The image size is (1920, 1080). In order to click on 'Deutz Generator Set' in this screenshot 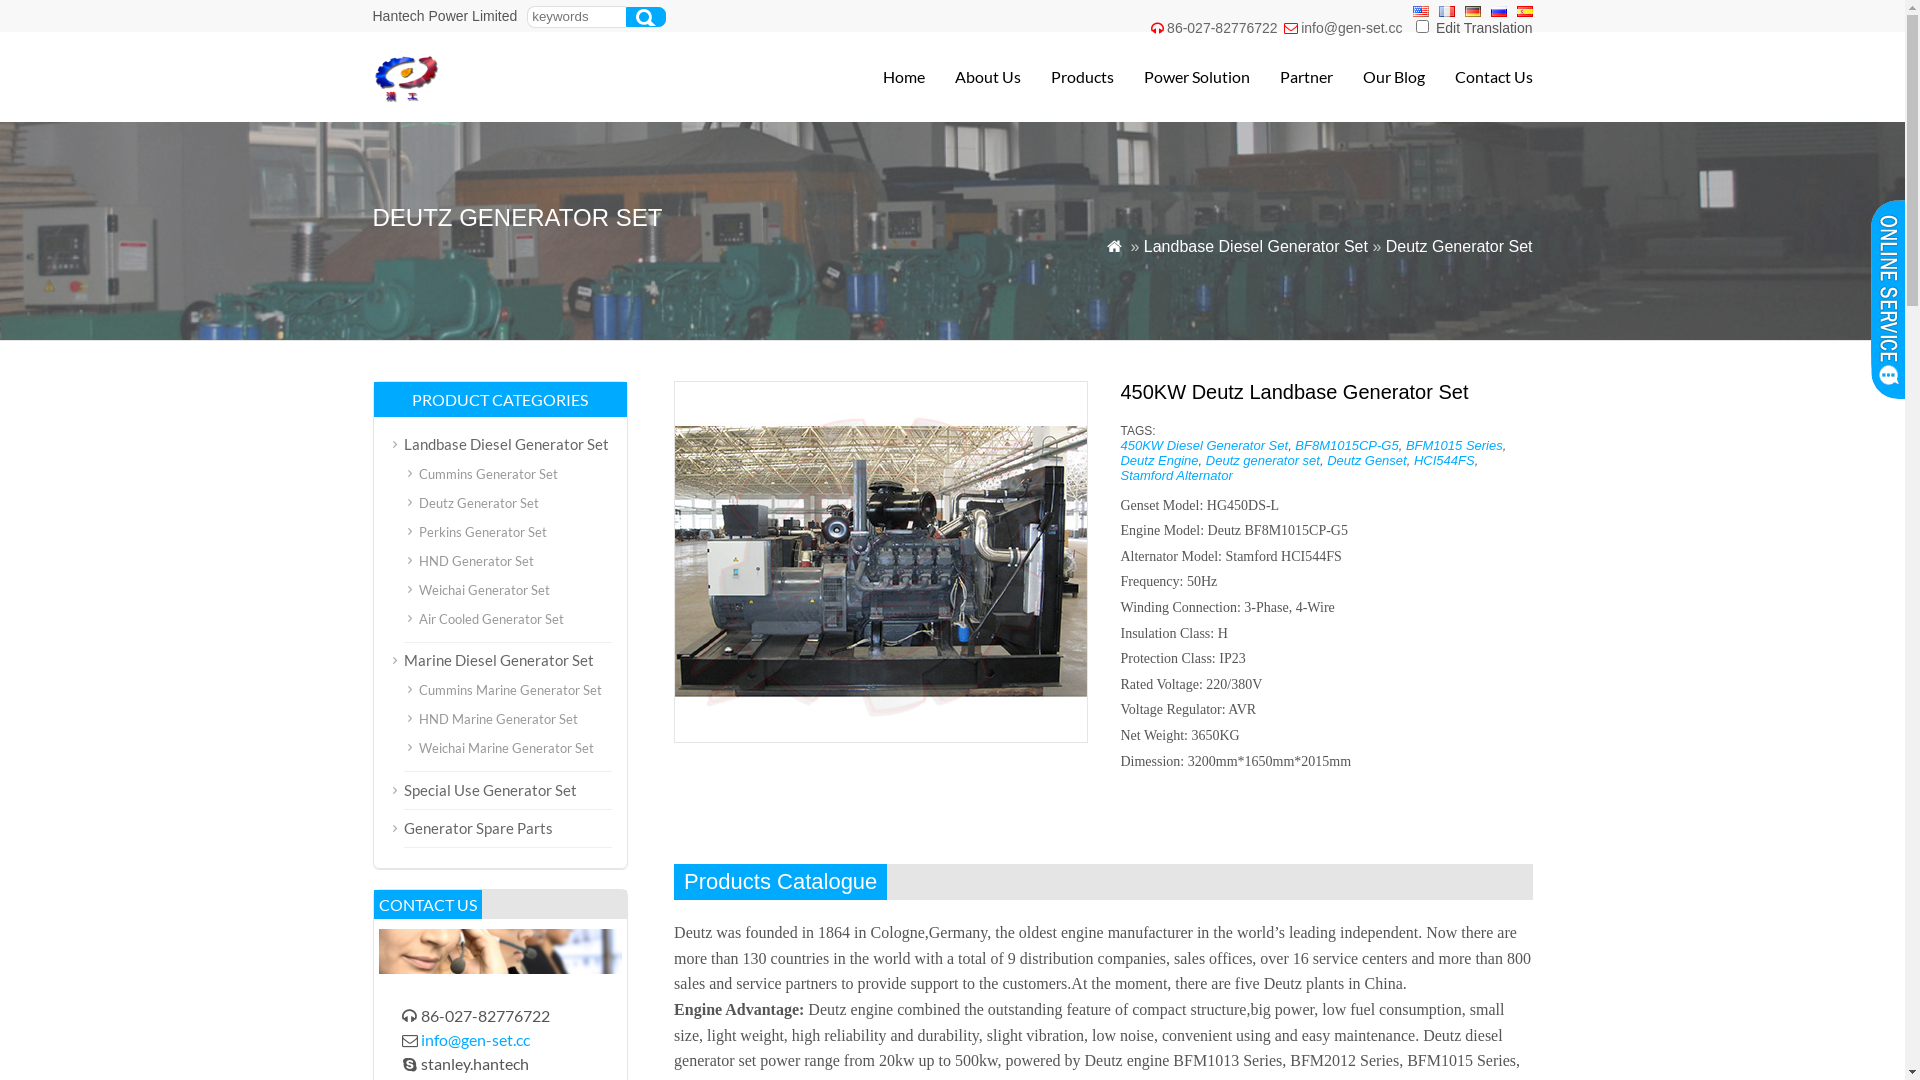, I will do `click(477, 501)`.